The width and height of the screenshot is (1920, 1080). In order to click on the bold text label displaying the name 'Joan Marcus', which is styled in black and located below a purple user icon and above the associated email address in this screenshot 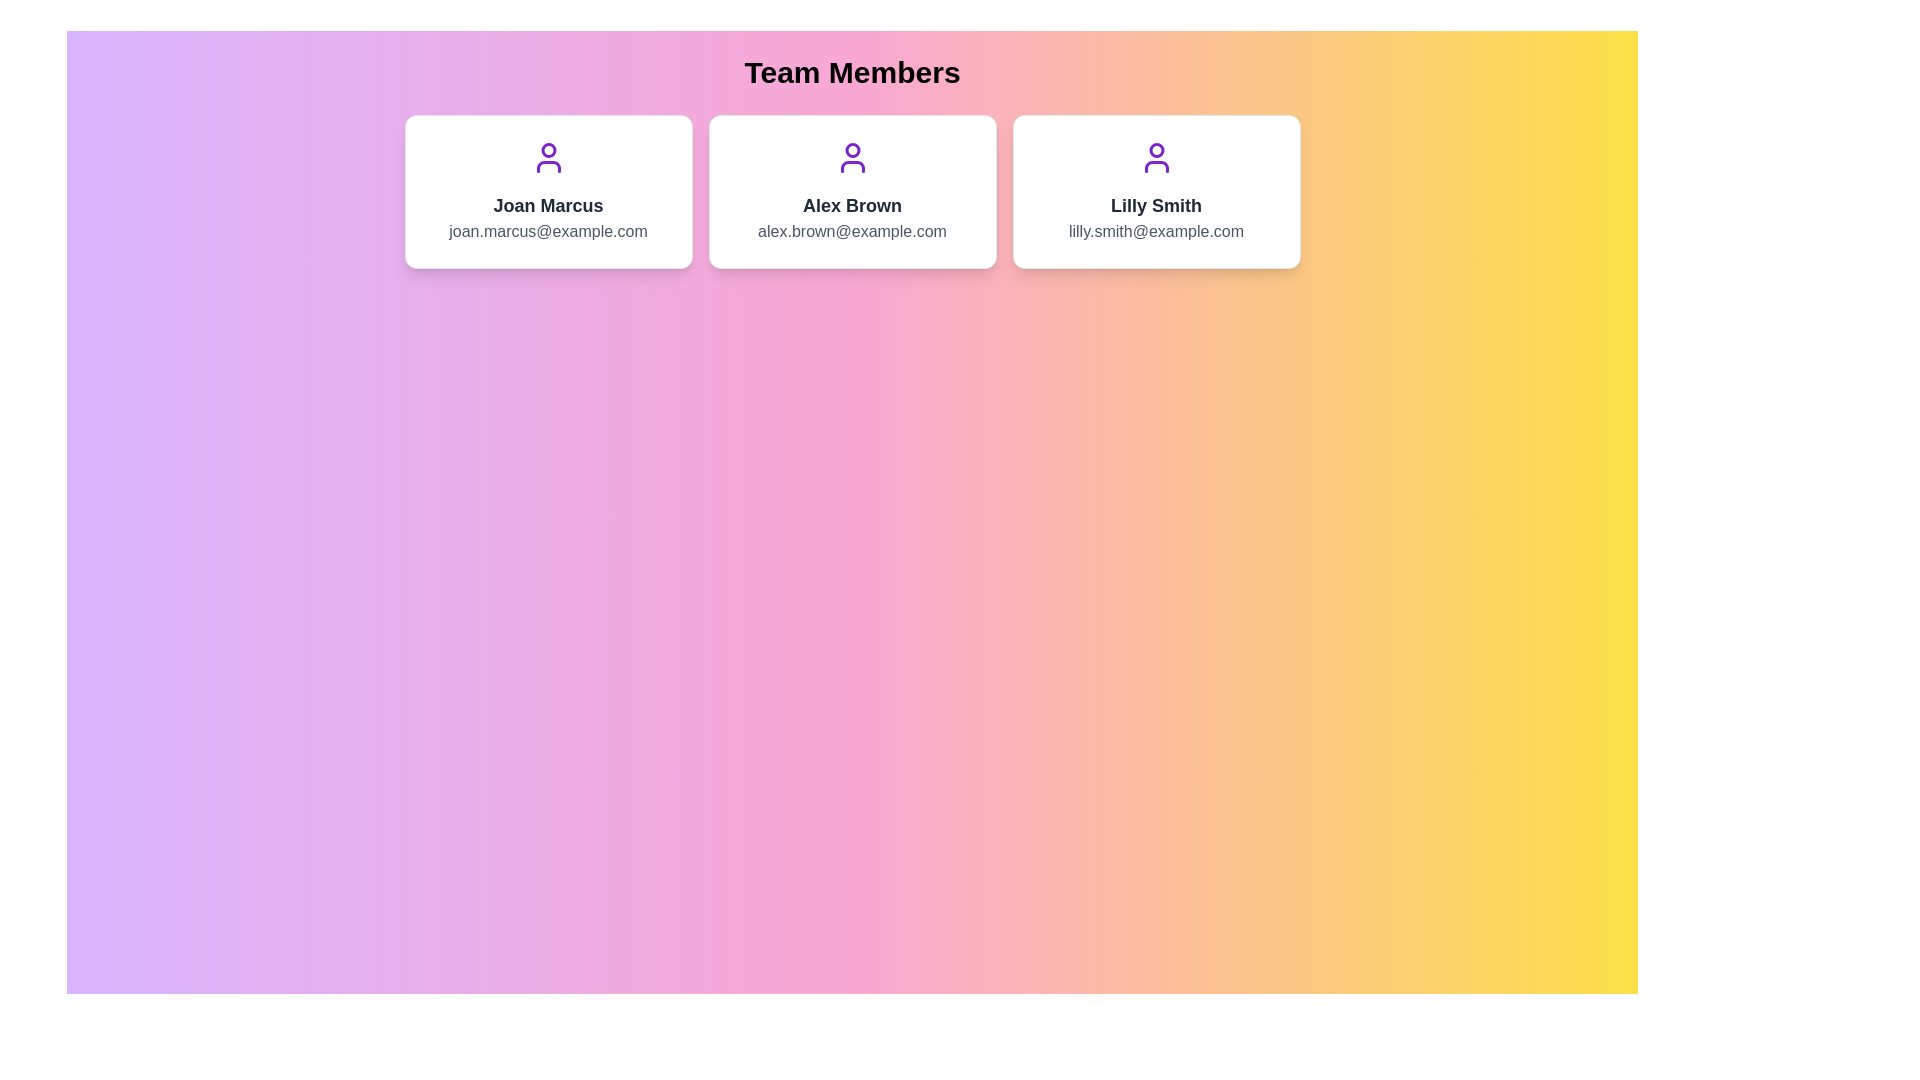, I will do `click(548, 205)`.